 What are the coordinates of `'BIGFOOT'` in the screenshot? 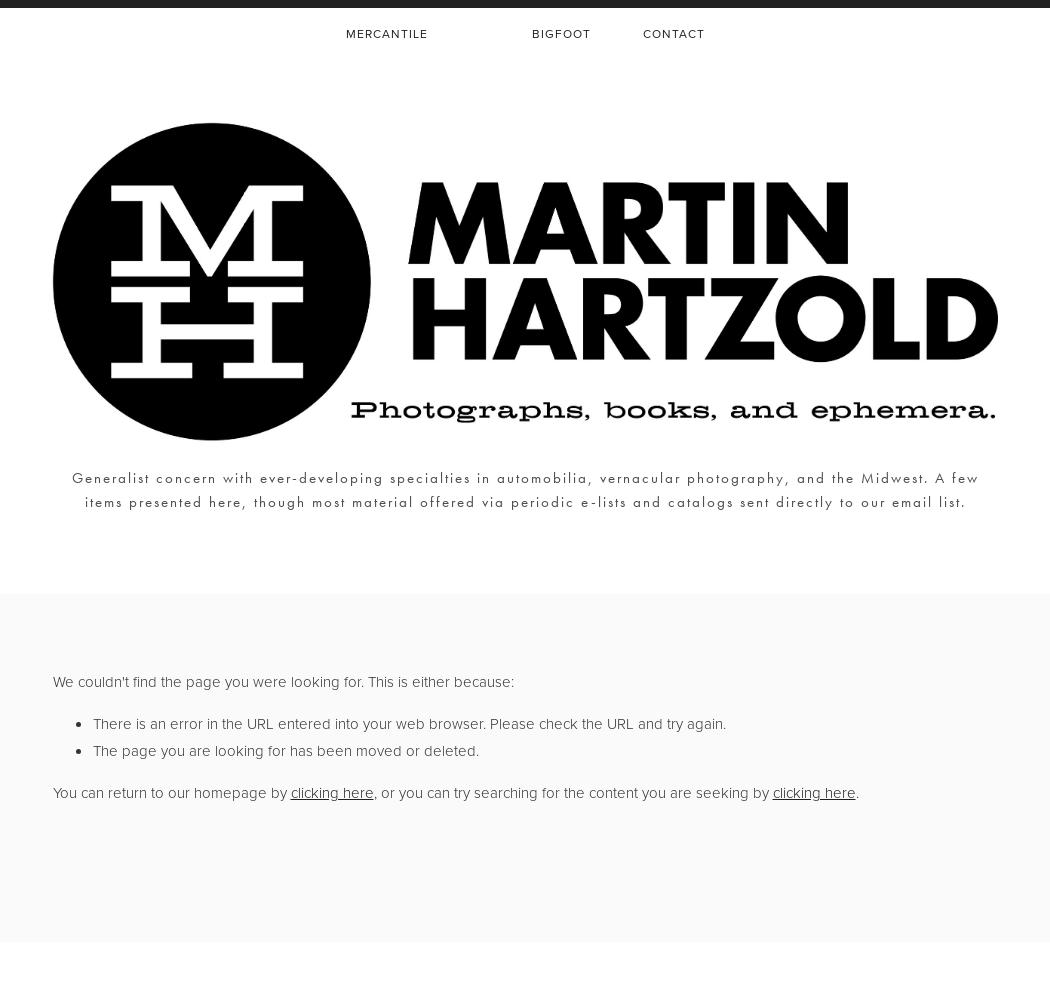 It's located at (530, 34).